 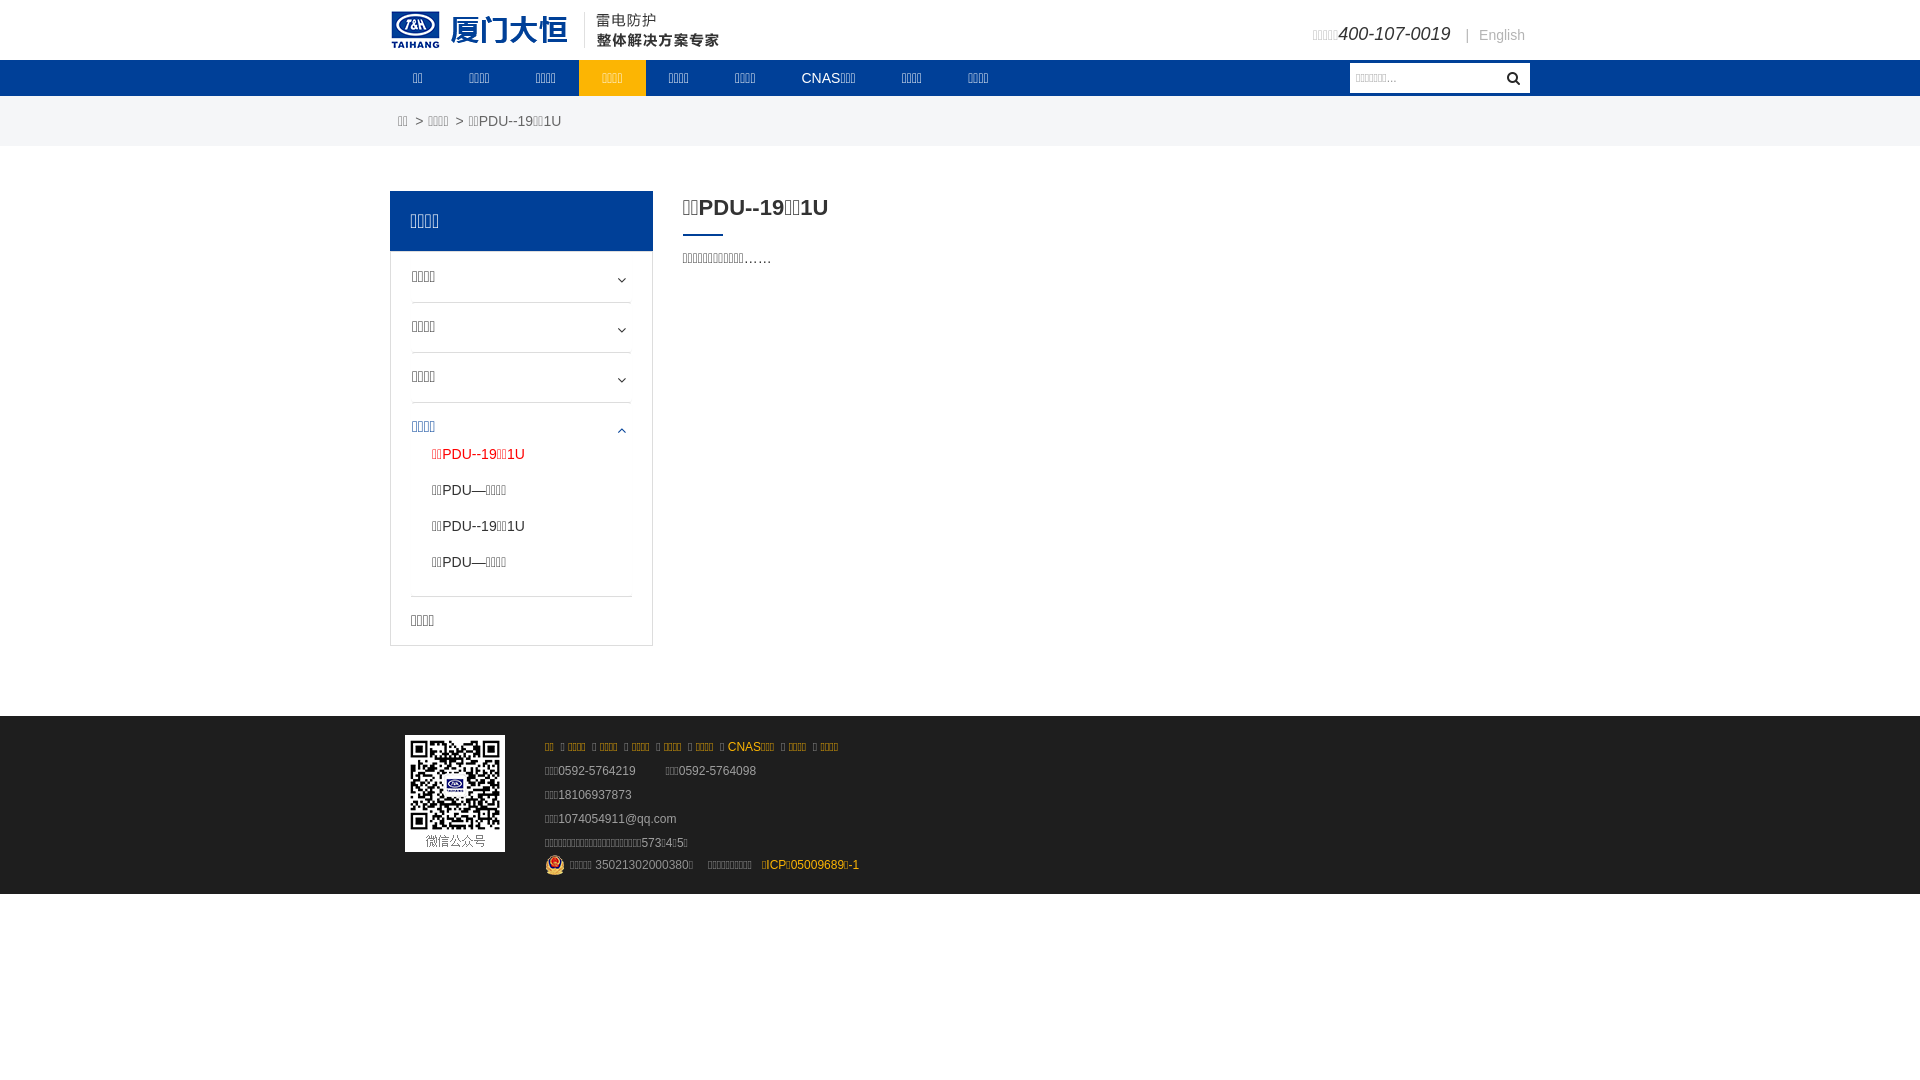 I want to click on 'English', so click(x=1468, y=34).